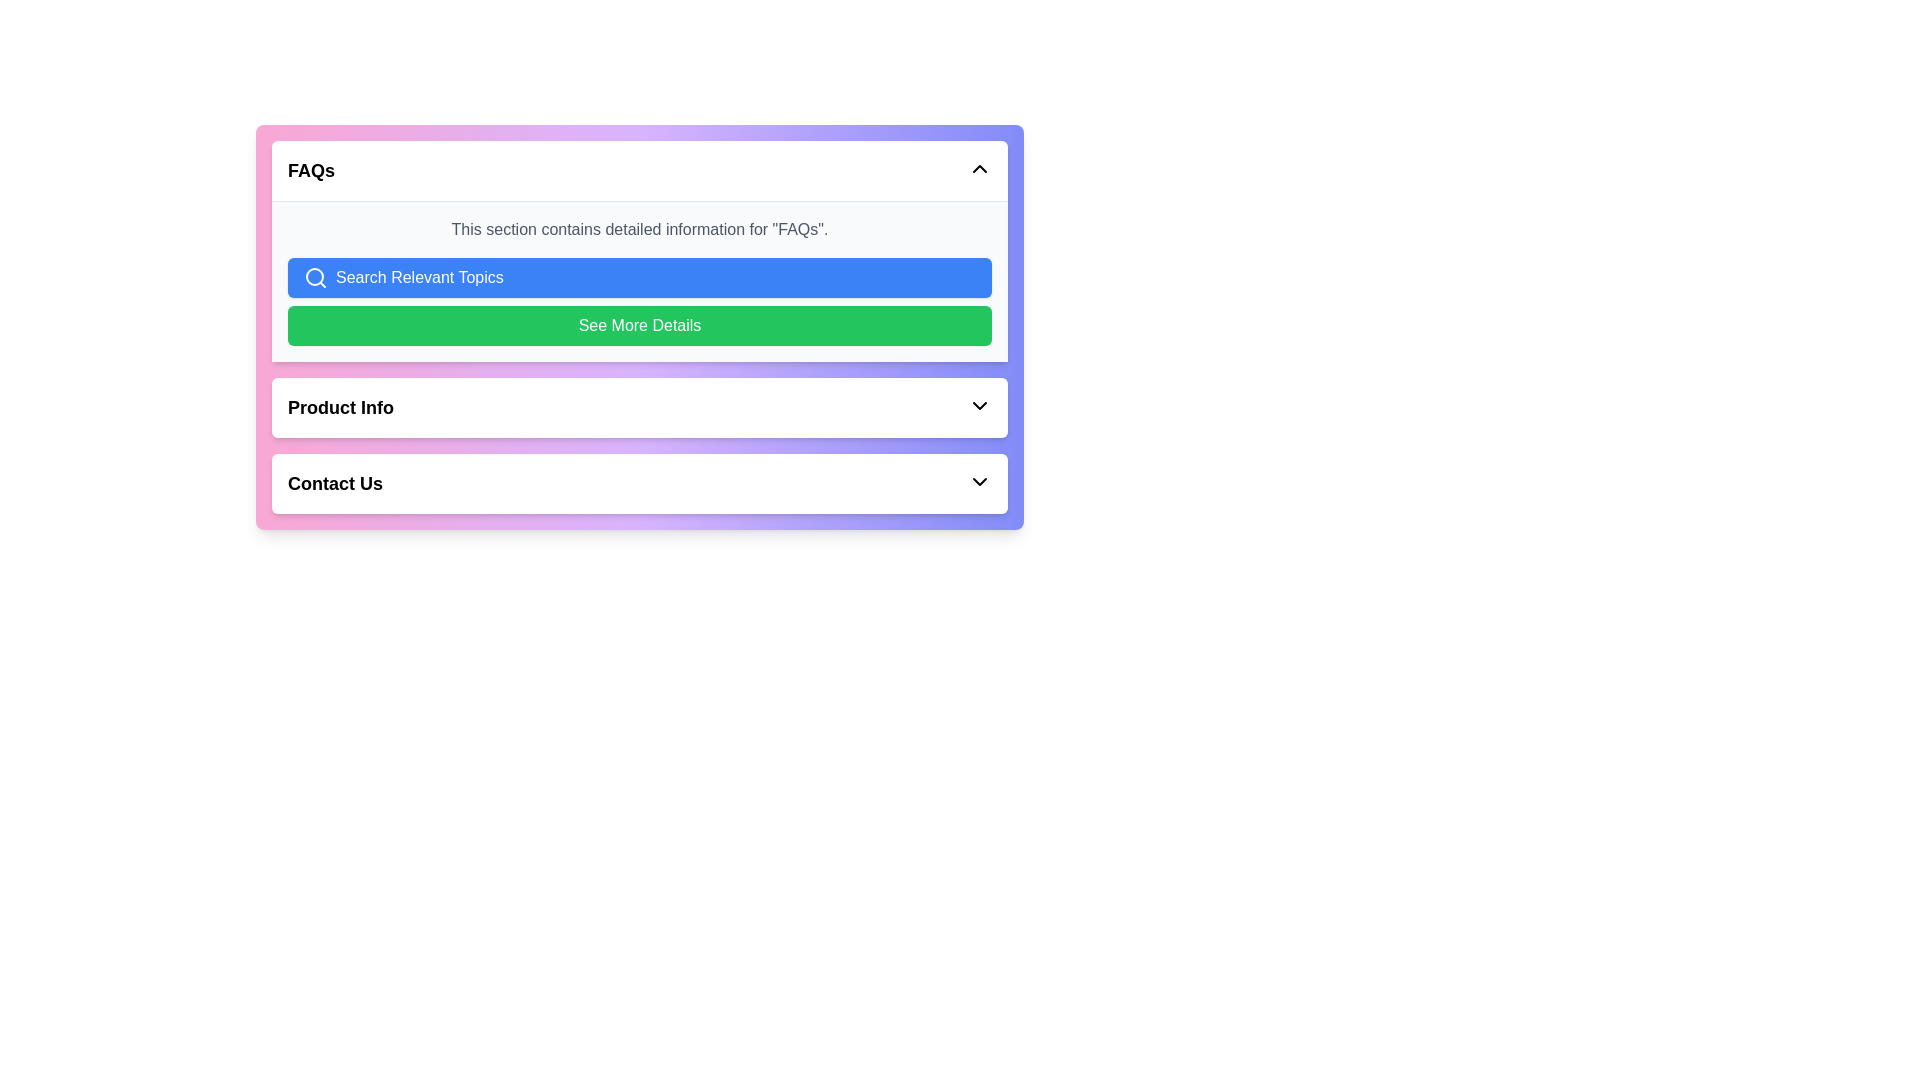 The height and width of the screenshot is (1080, 1920). I want to click on the 'Contact Us' text label element, so click(335, 483).